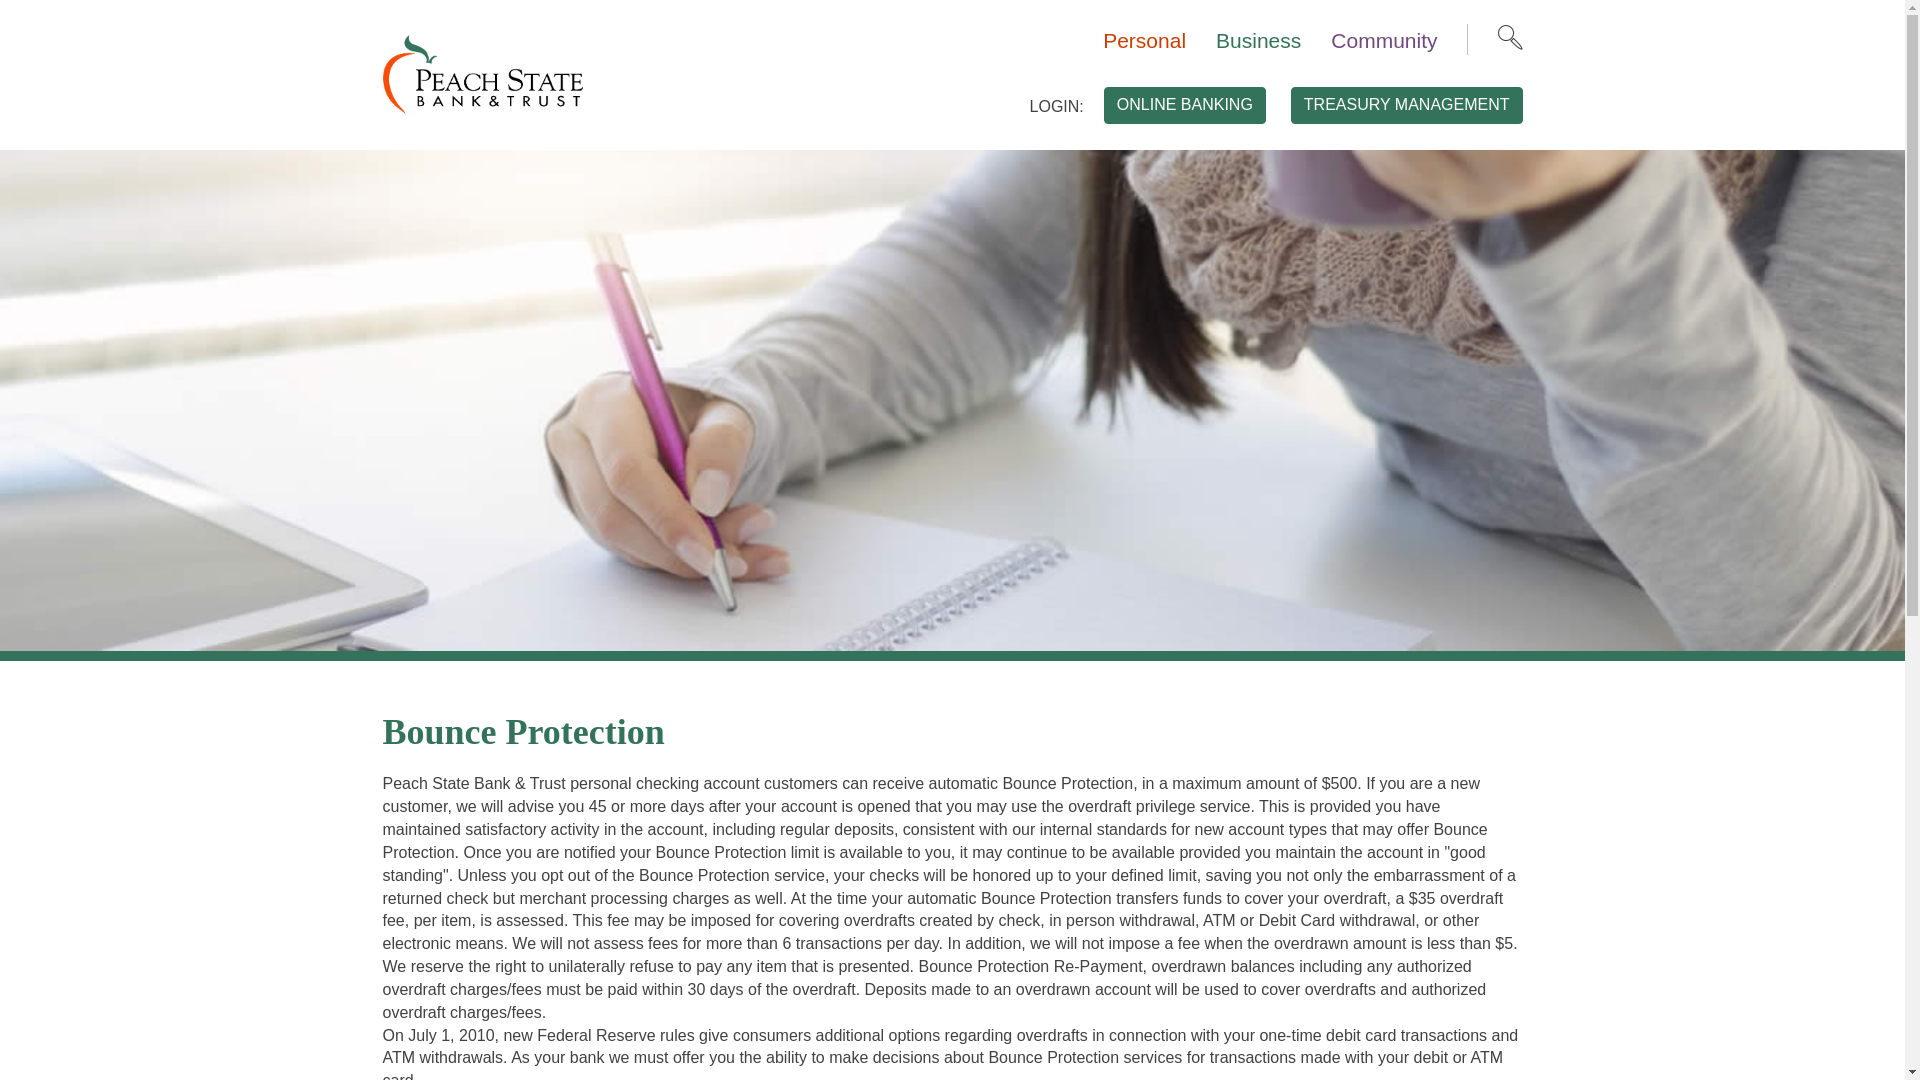 The height and width of the screenshot is (1080, 1920). I want to click on 'Peach State Bank & Trust, Gainesville, GA', so click(481, 72).